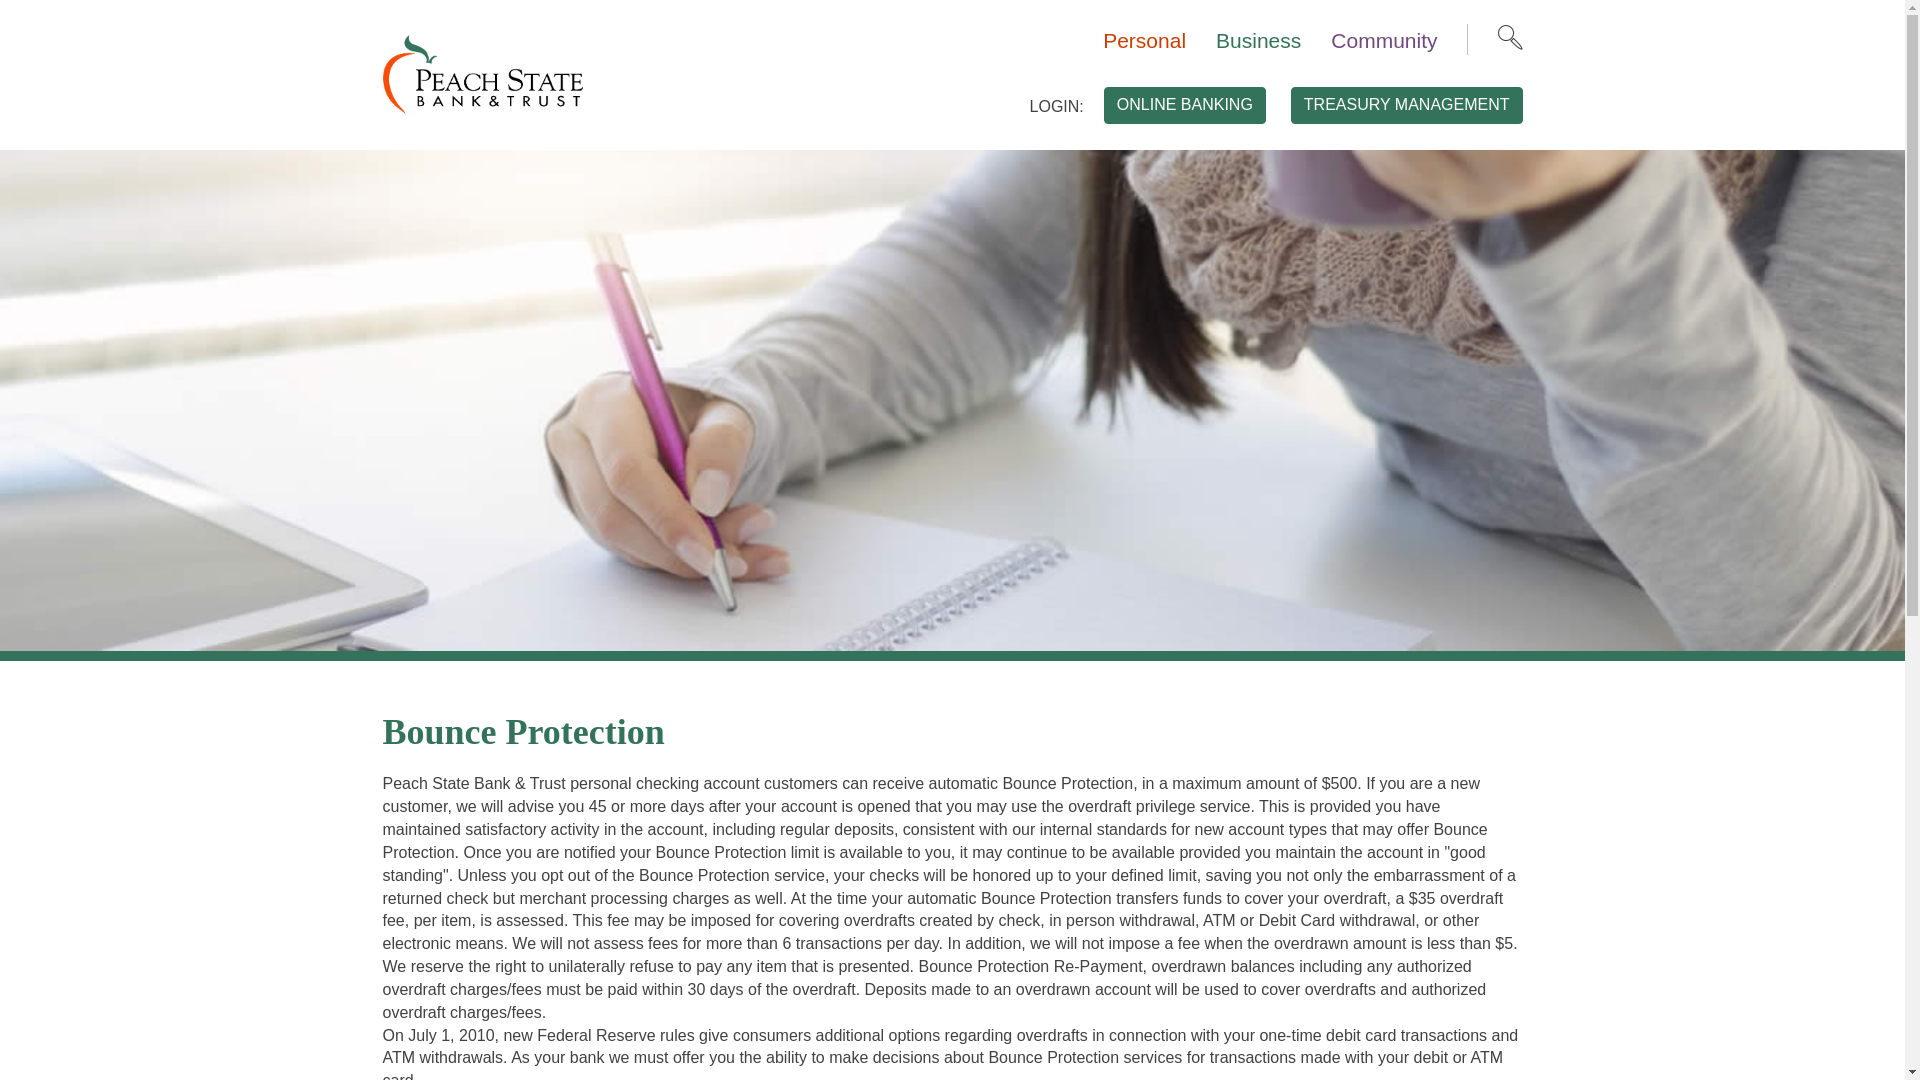 The height and width of the screenshot is (1080, 1920). I want to click on 'Peach State Bank & Trust, Gainesville, GA', so click(481, 72).